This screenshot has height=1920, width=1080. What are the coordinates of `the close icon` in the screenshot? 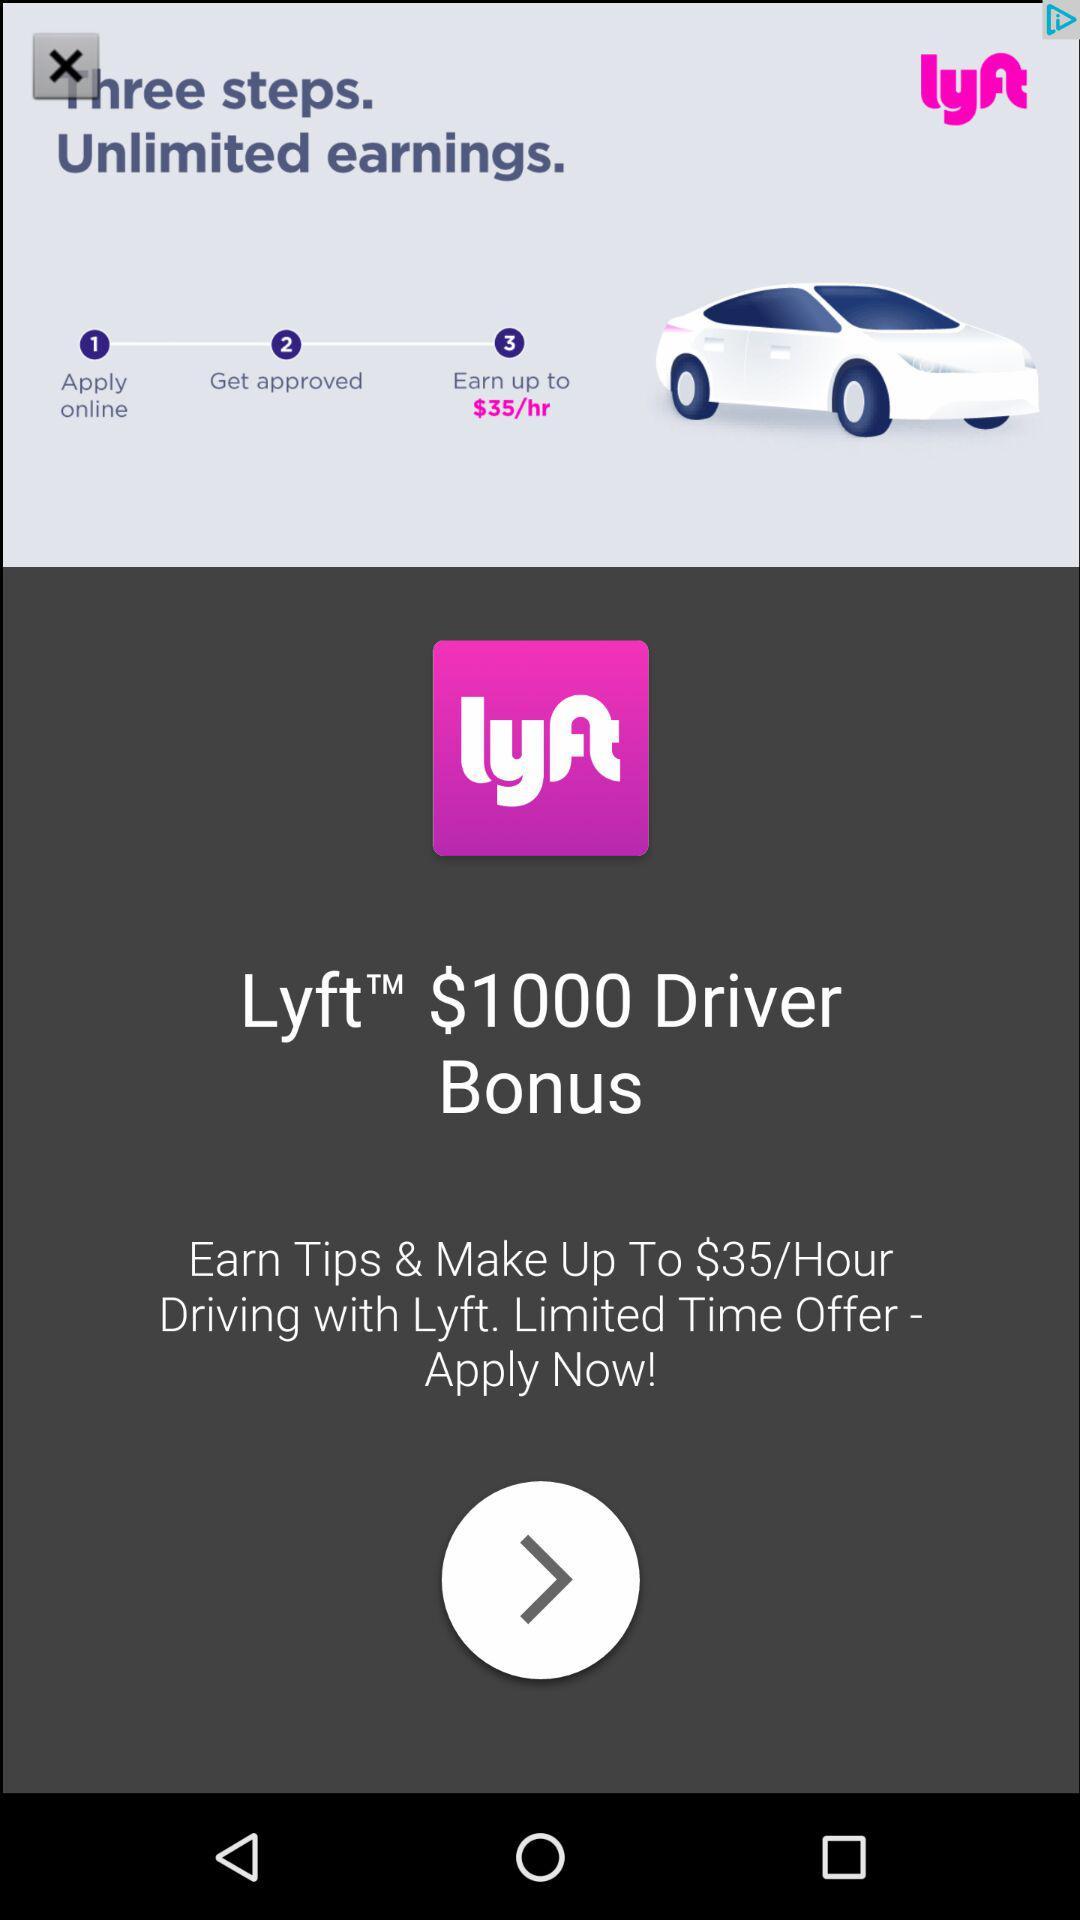 It's located at (64, 70).